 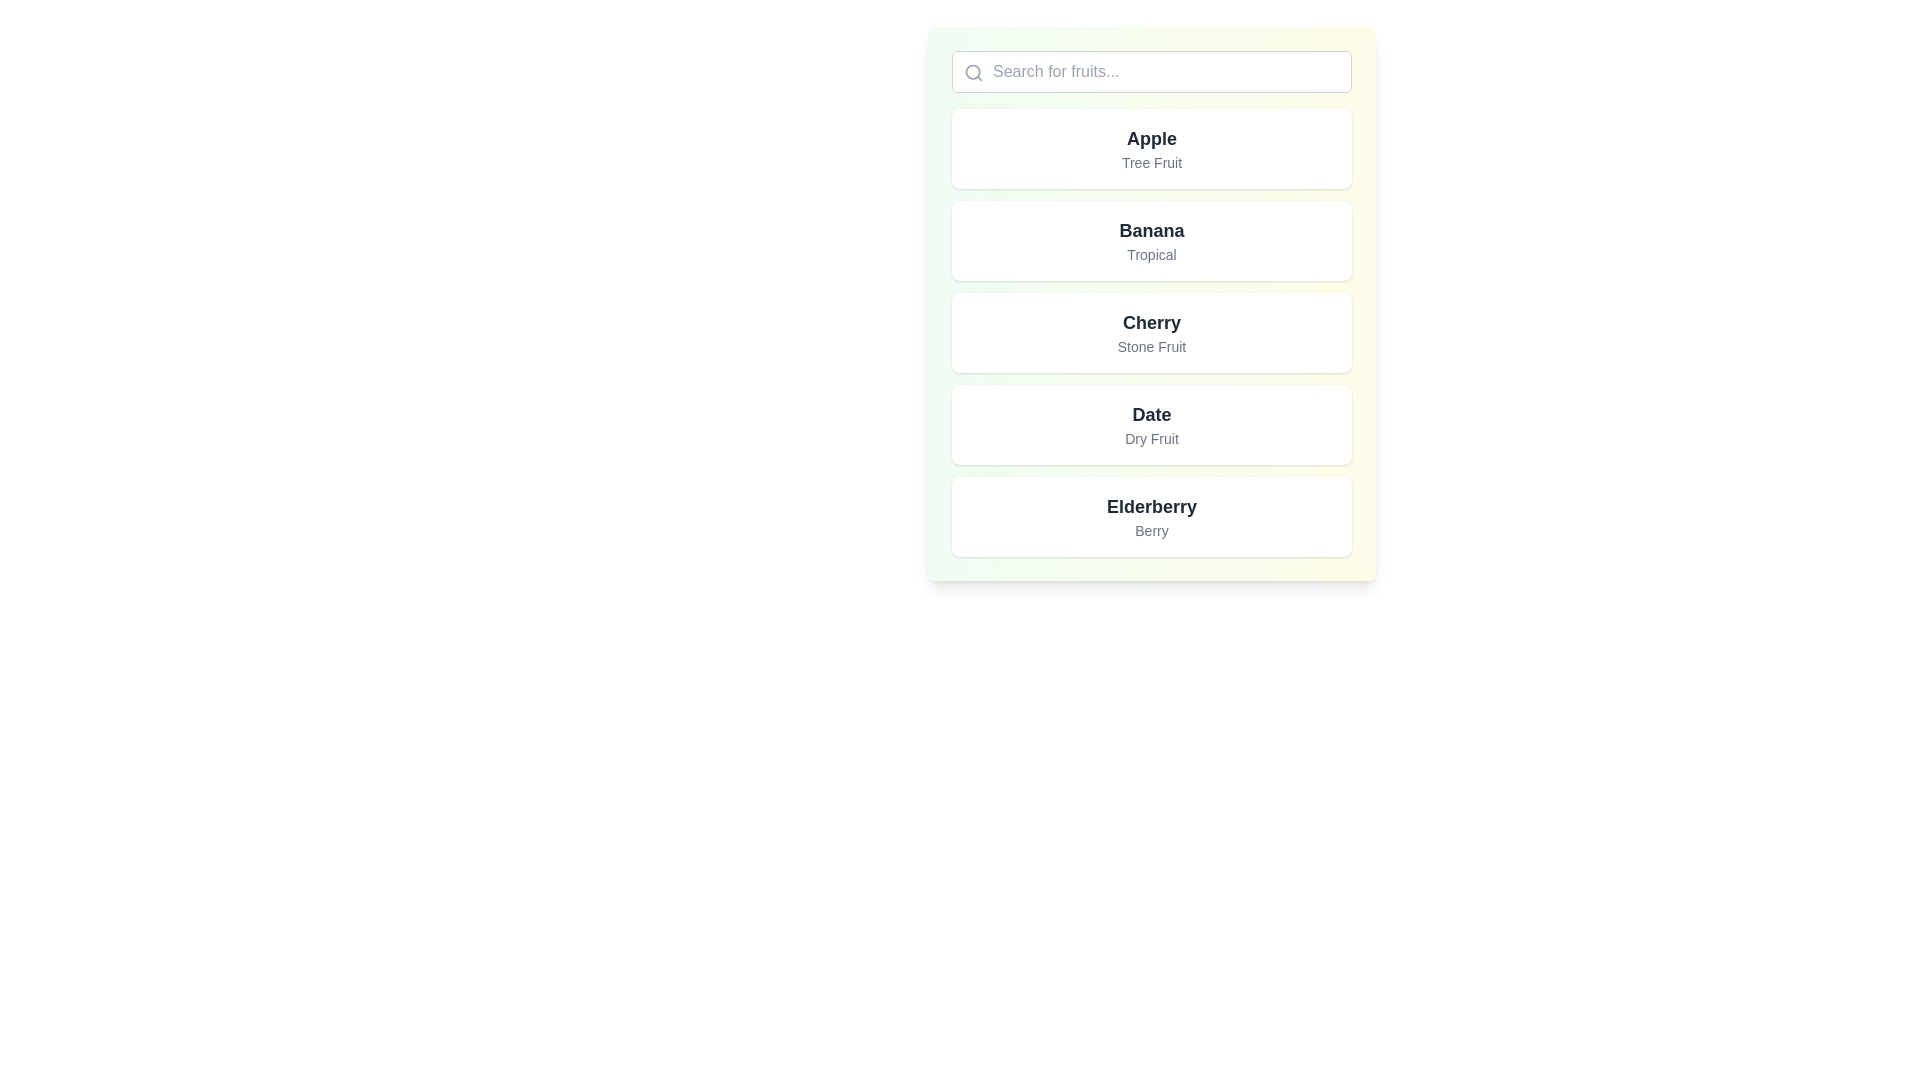 I want to click on the fruit type card that represents 'Date', which is the fourth card in a vertically stacked list, located between the 'Cherry' card above and the 'Elderberry' card below, so click(x=1152, y=423).